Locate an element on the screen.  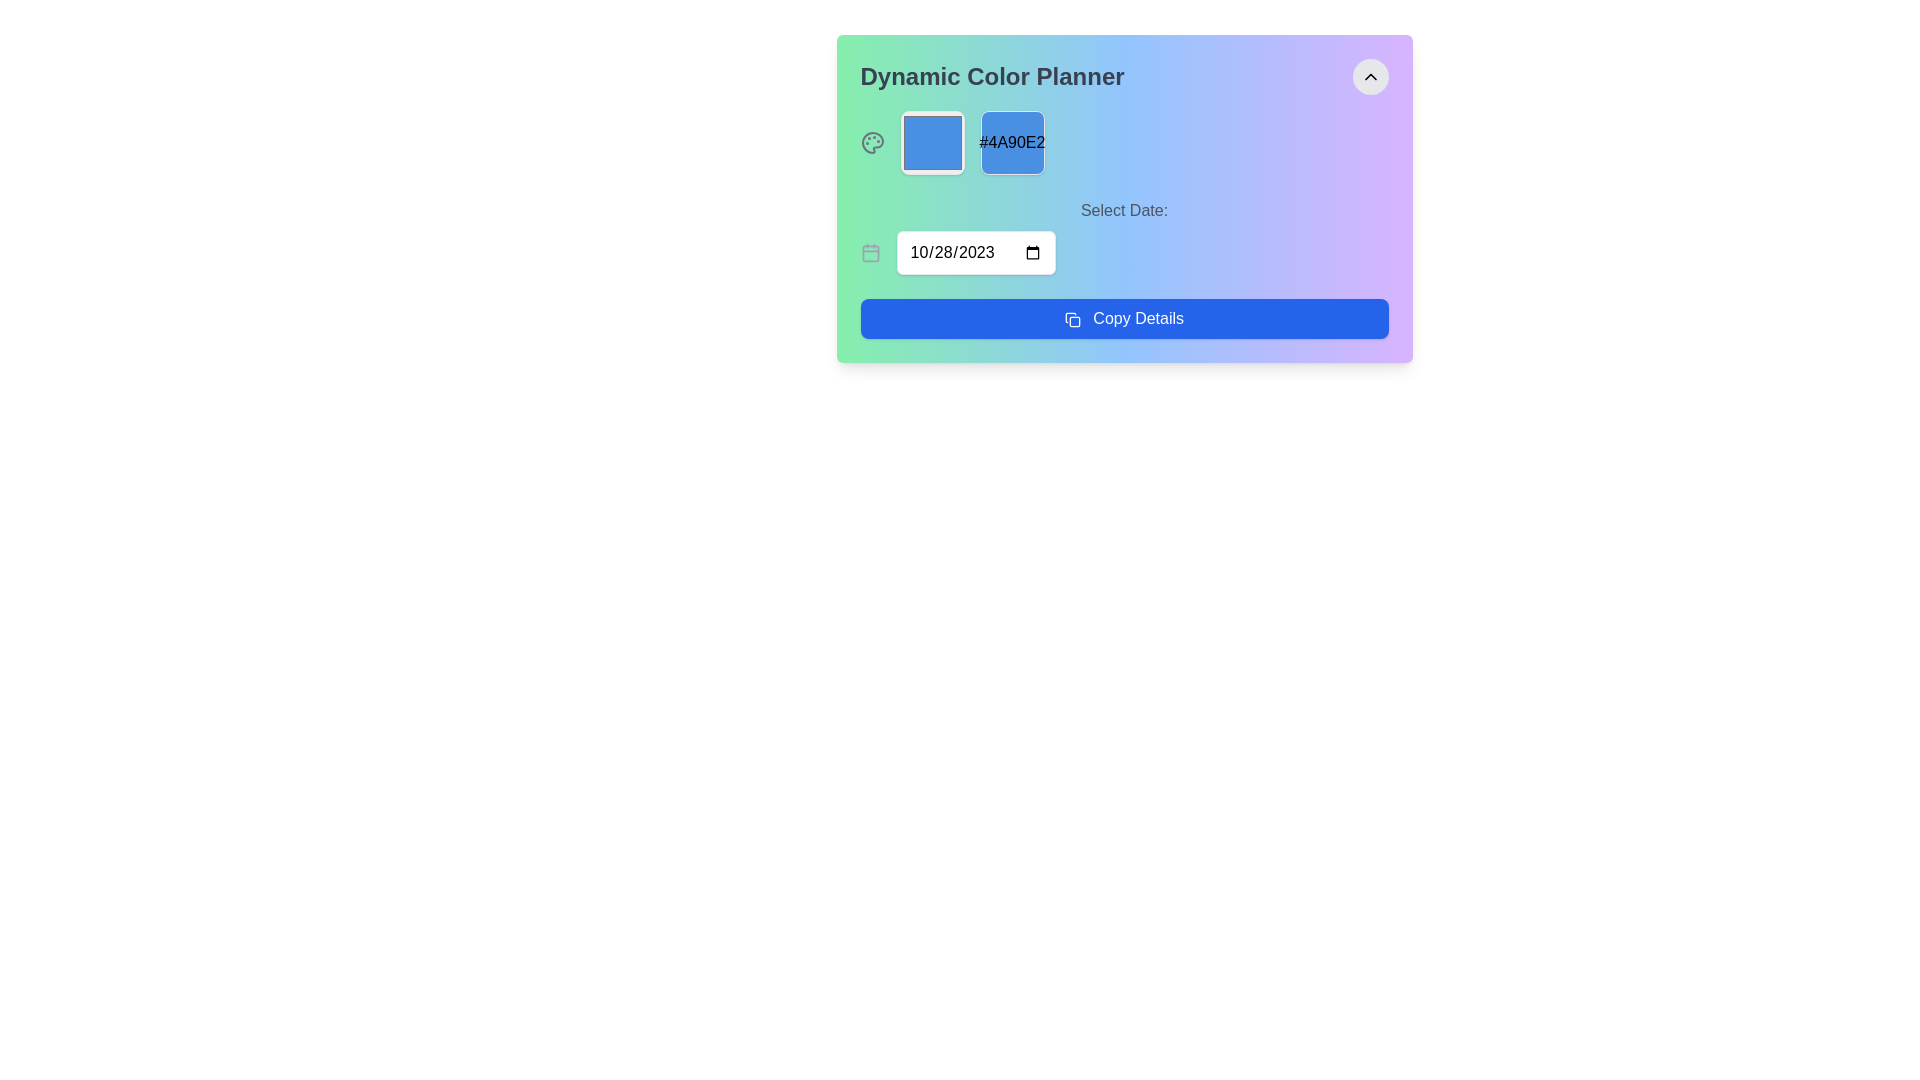
the Date input field located under the 'Select Date:' label, which allows users to input or select a date and may open a date-picker widget when clicked is located at coordinates (975, 252).